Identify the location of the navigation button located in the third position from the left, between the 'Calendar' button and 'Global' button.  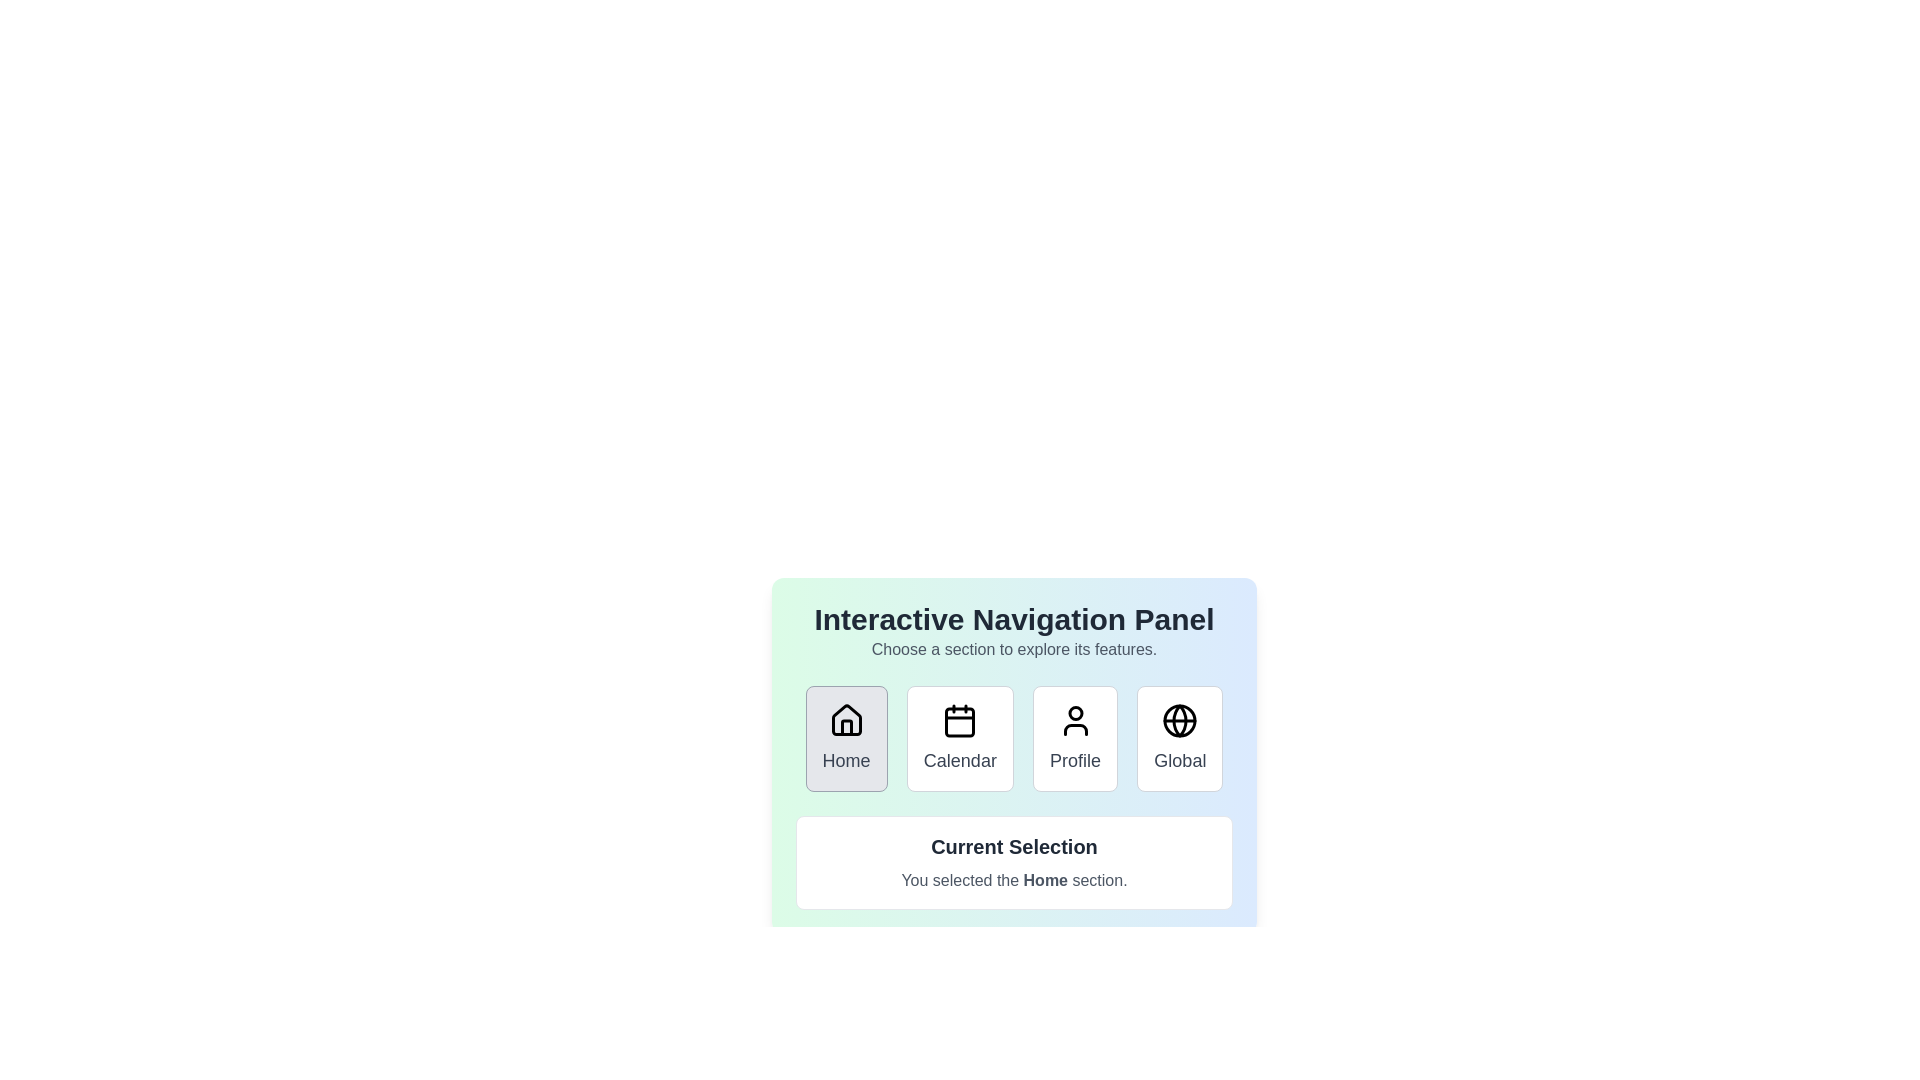
(1074, 739).